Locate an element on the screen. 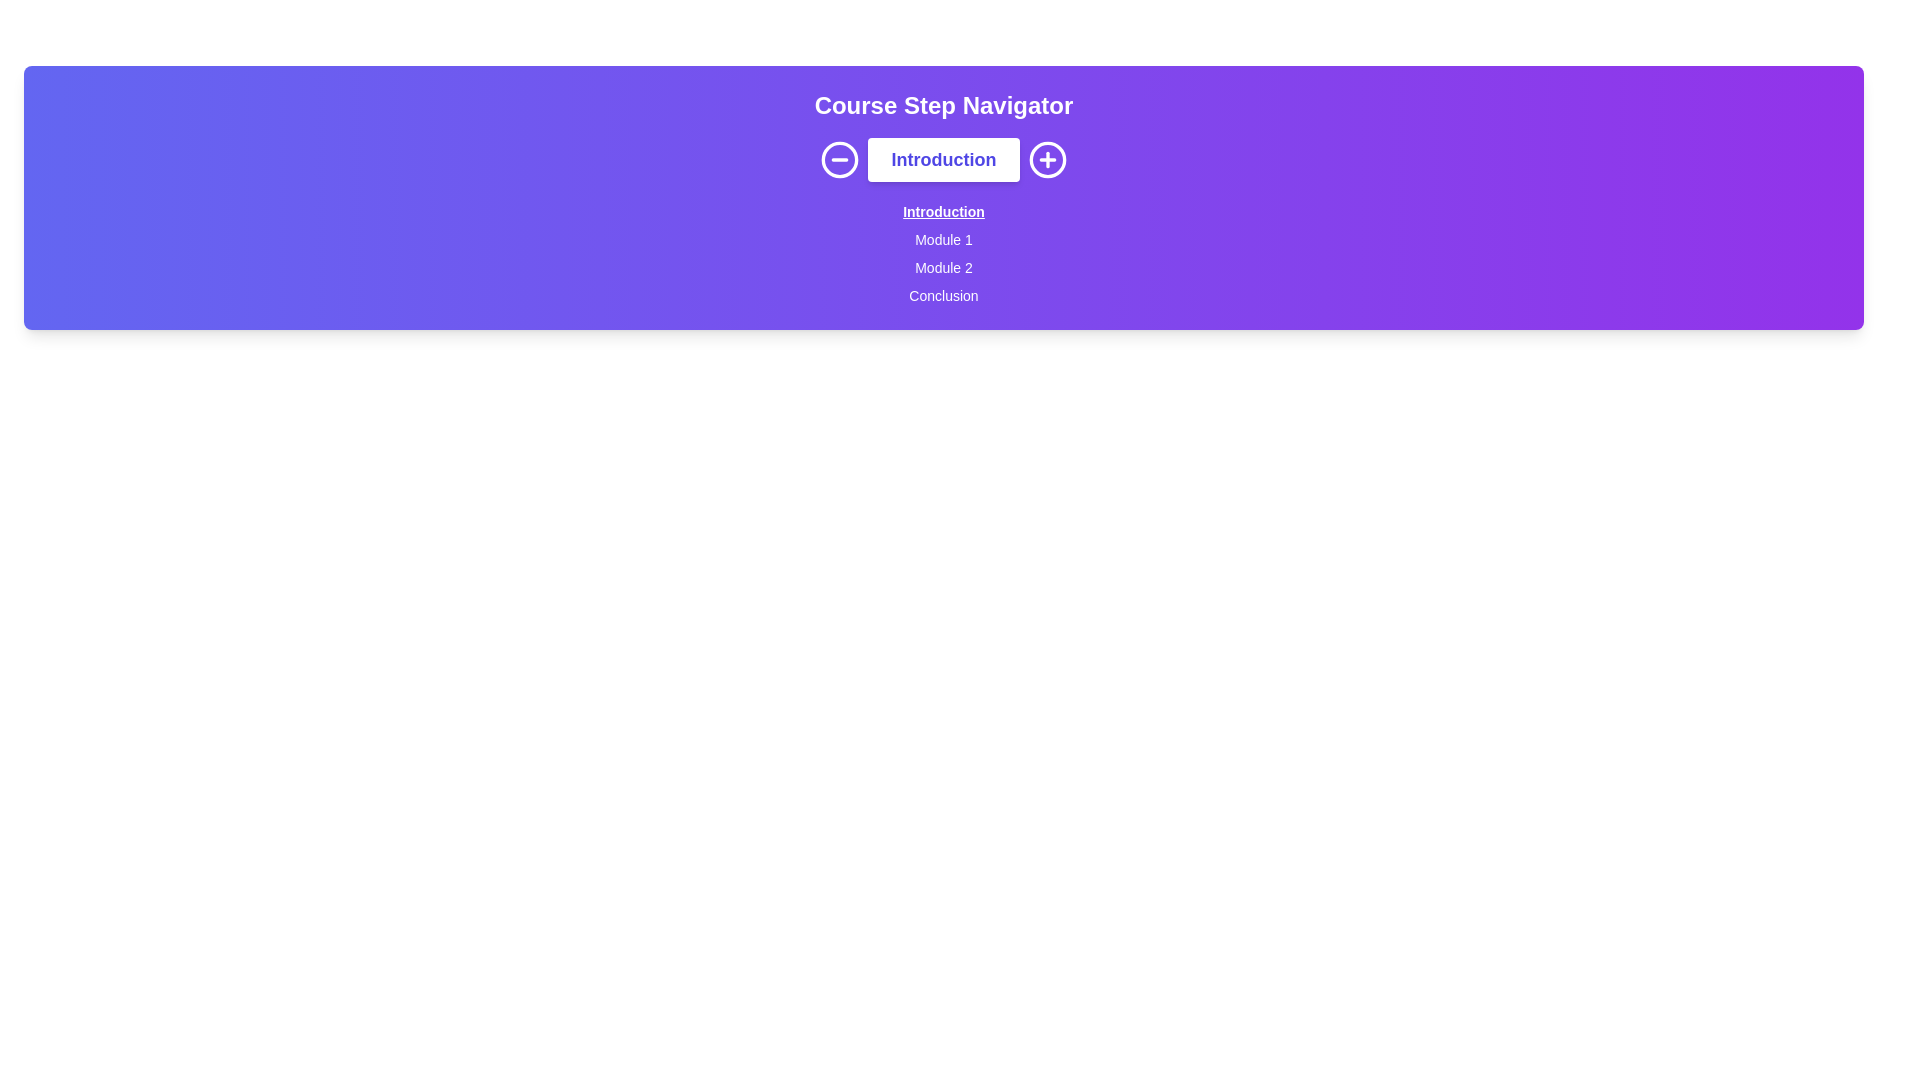 The height and width of the screenshot is (1080, 1920). the graphic component centered within the 'circle plus' icon, which is located to the right of the 'Introduction' button in the navigation bar is located at coordinates (1047, 158).